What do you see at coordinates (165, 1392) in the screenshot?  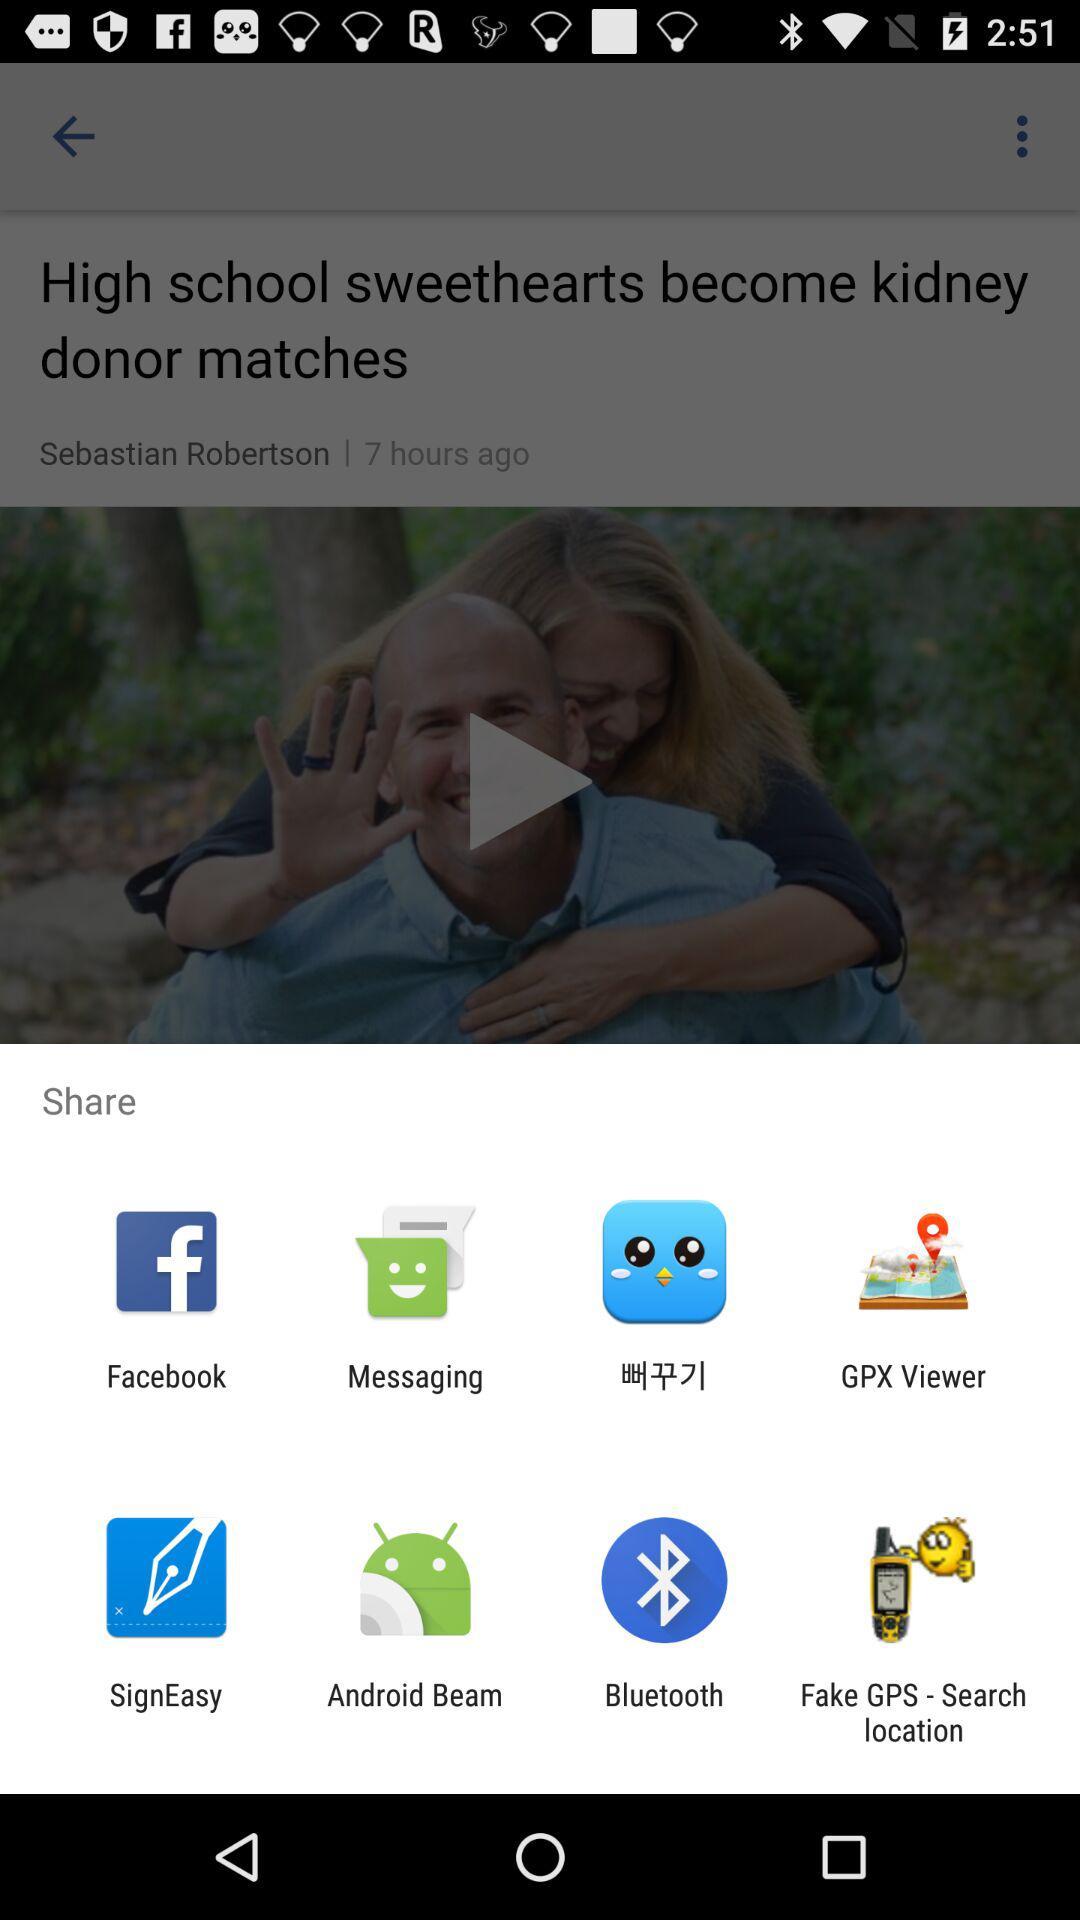 I see `the app next to the messaging icon` at bounding box center [165, 1392].